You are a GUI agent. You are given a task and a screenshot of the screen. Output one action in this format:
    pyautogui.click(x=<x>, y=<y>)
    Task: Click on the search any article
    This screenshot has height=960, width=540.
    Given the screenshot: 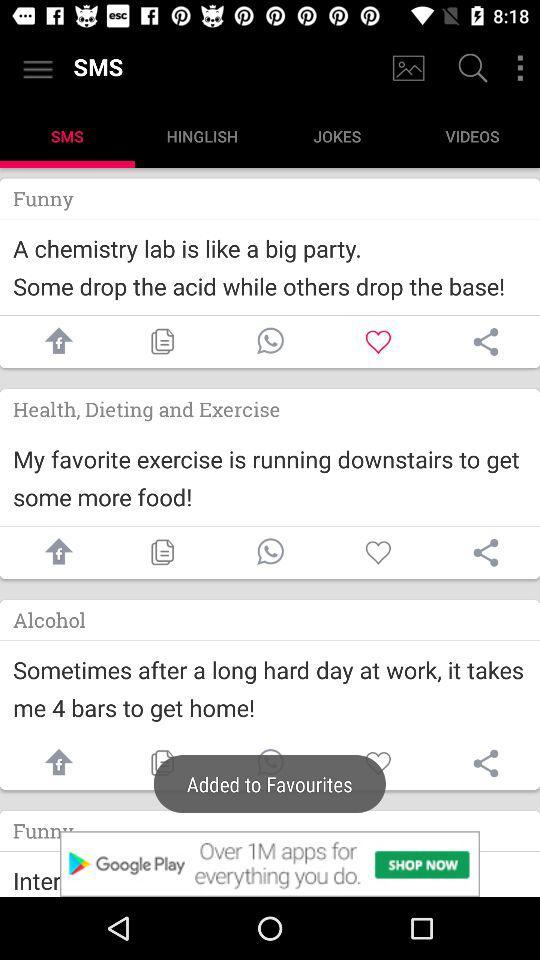 What is the action you would take?
    pyautogui.click(x=470, y=70)
    